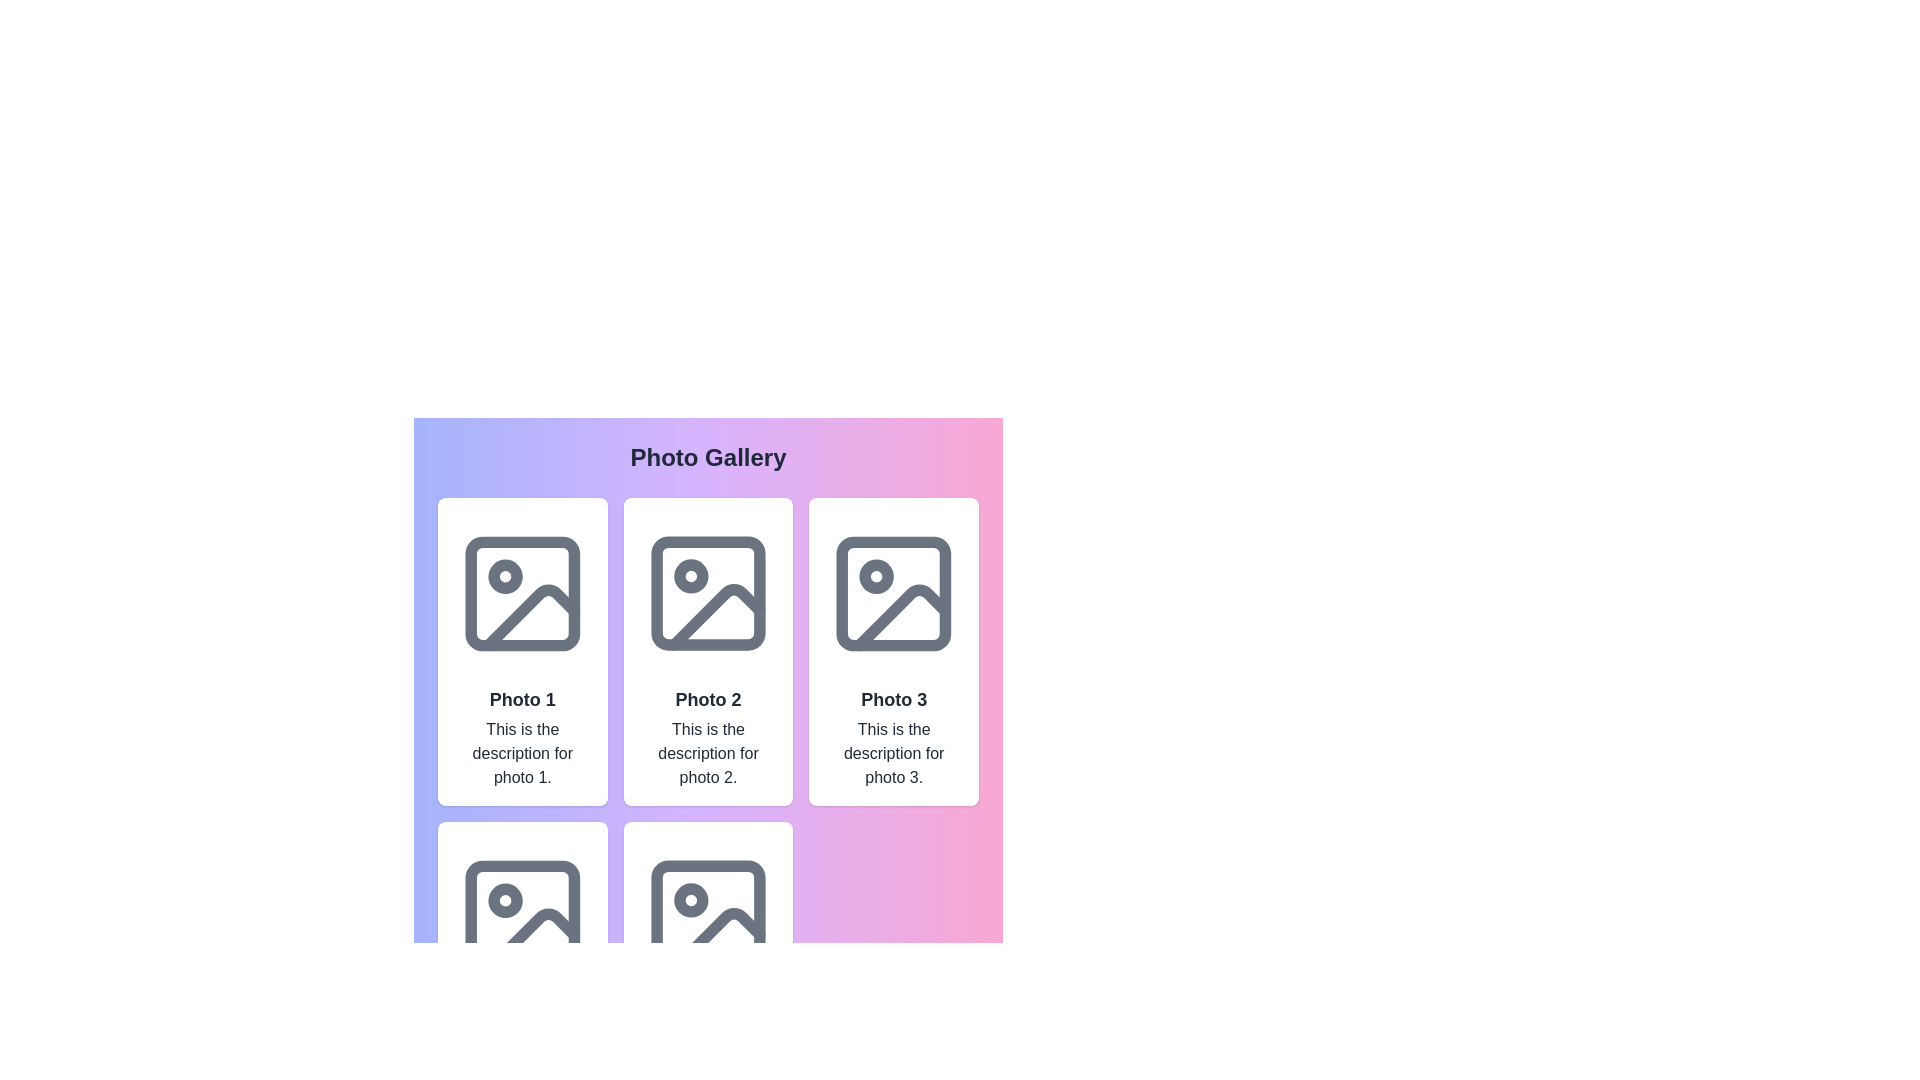  What do you see at coordinates (691, 576) in the screenshot?
I see `the small circular graphical element located within the photo icon associated with 'Photo 2', positioned towards the upper left inside the icon` at bounding box center [691, 576].